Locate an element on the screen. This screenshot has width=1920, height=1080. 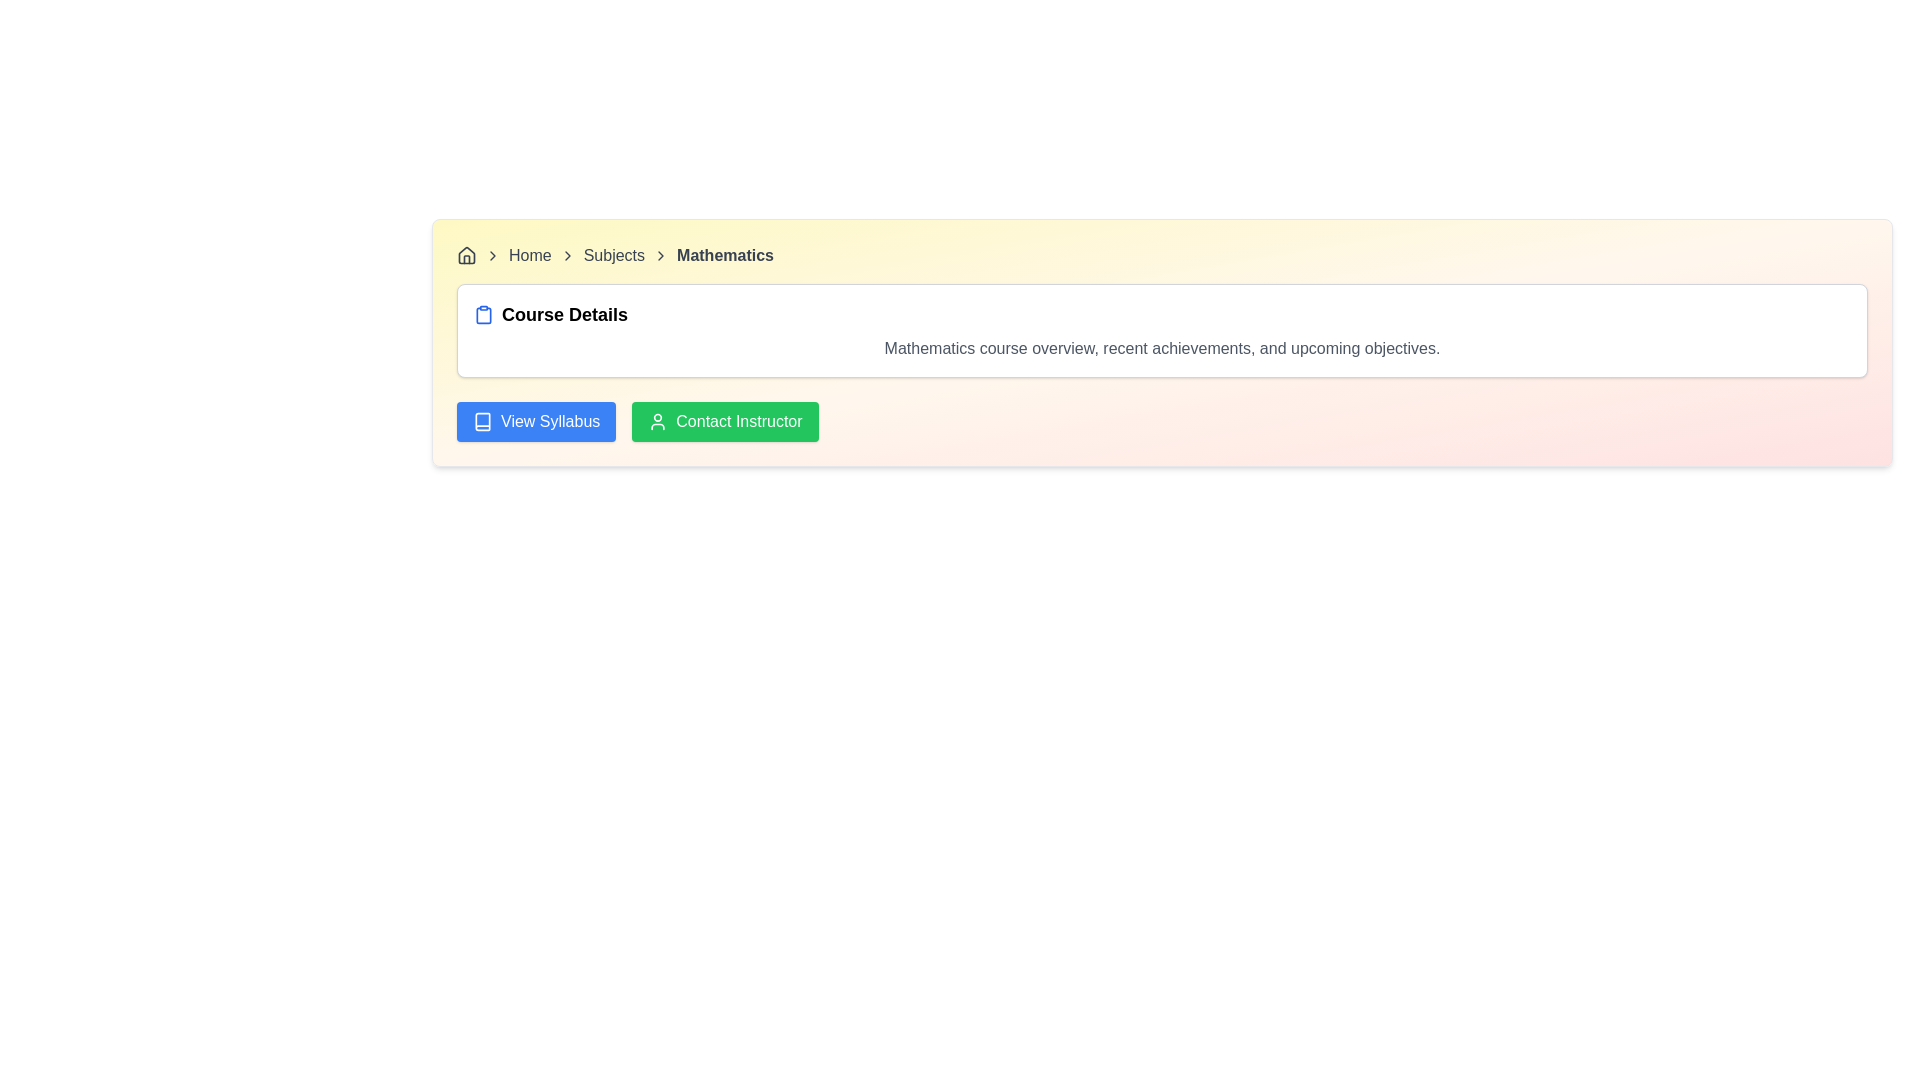
the right-facing chevron icon in the breadcrumb navigation bar, which is designed with a thin black stroke on a transparent background, located between the home icon and the text label 'Home' is located at coordinates (493, 254).